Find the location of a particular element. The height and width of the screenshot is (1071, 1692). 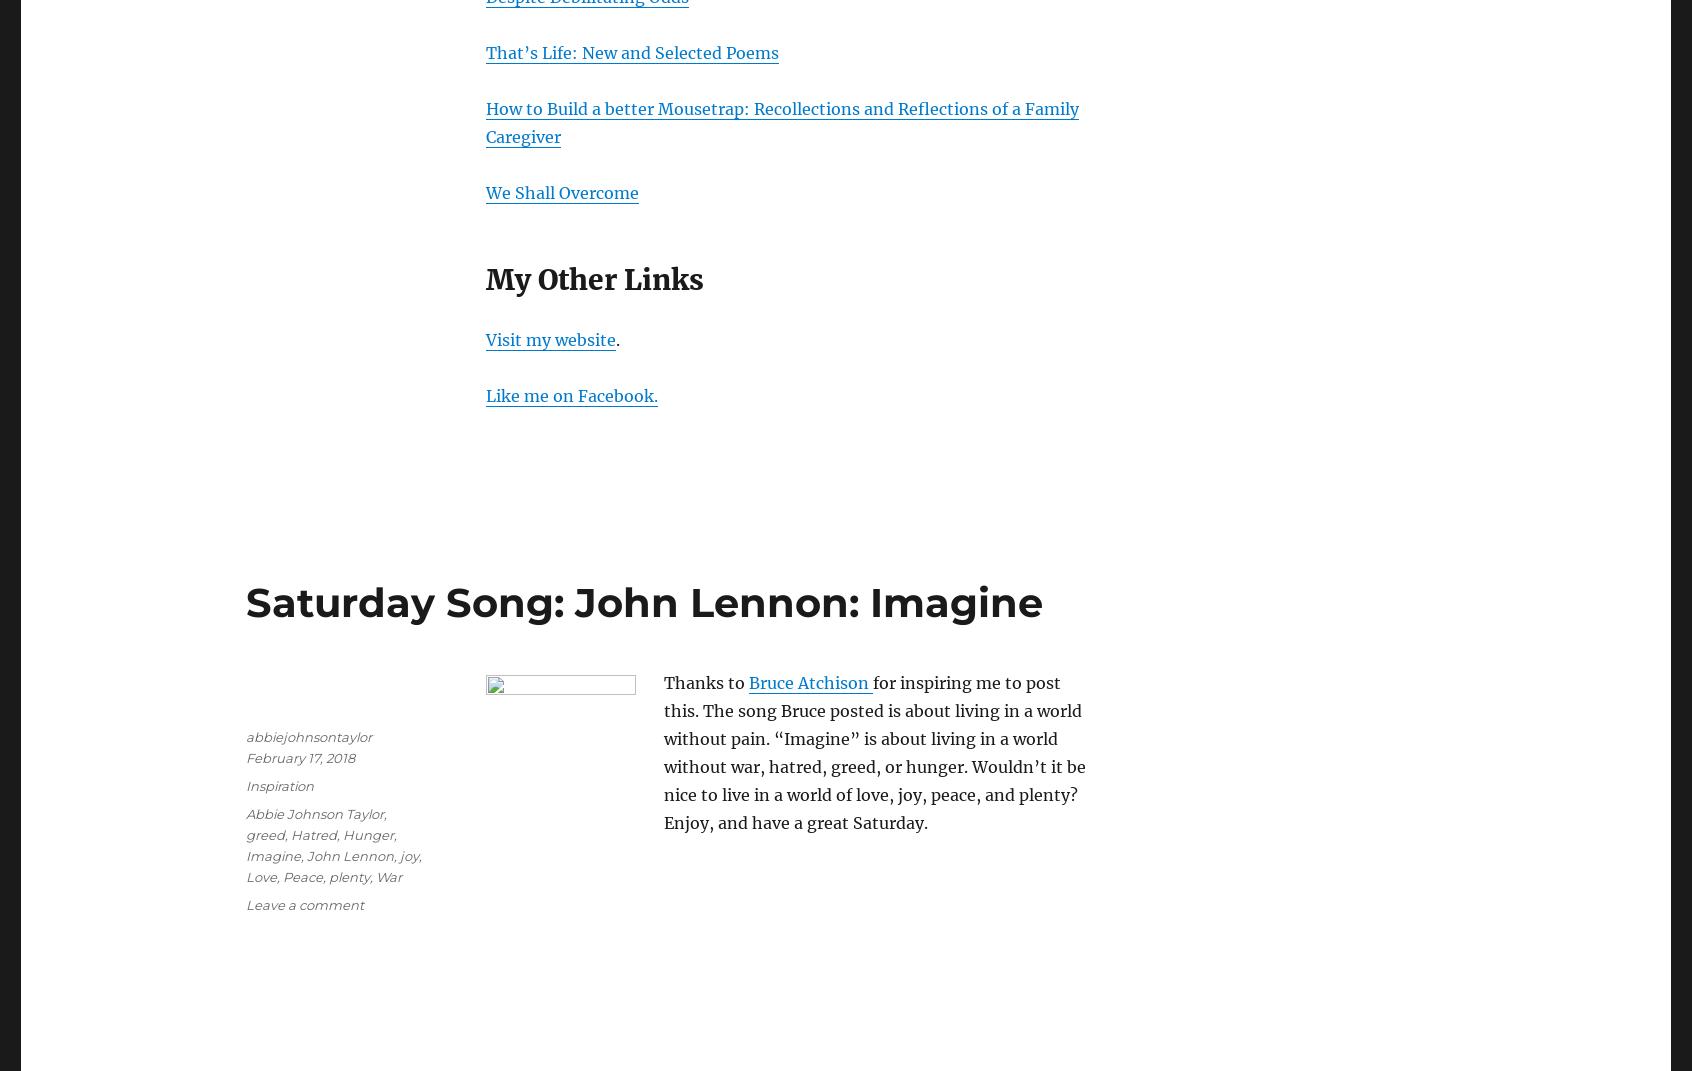

'Thanks to' is located at coordinates (705, 681).